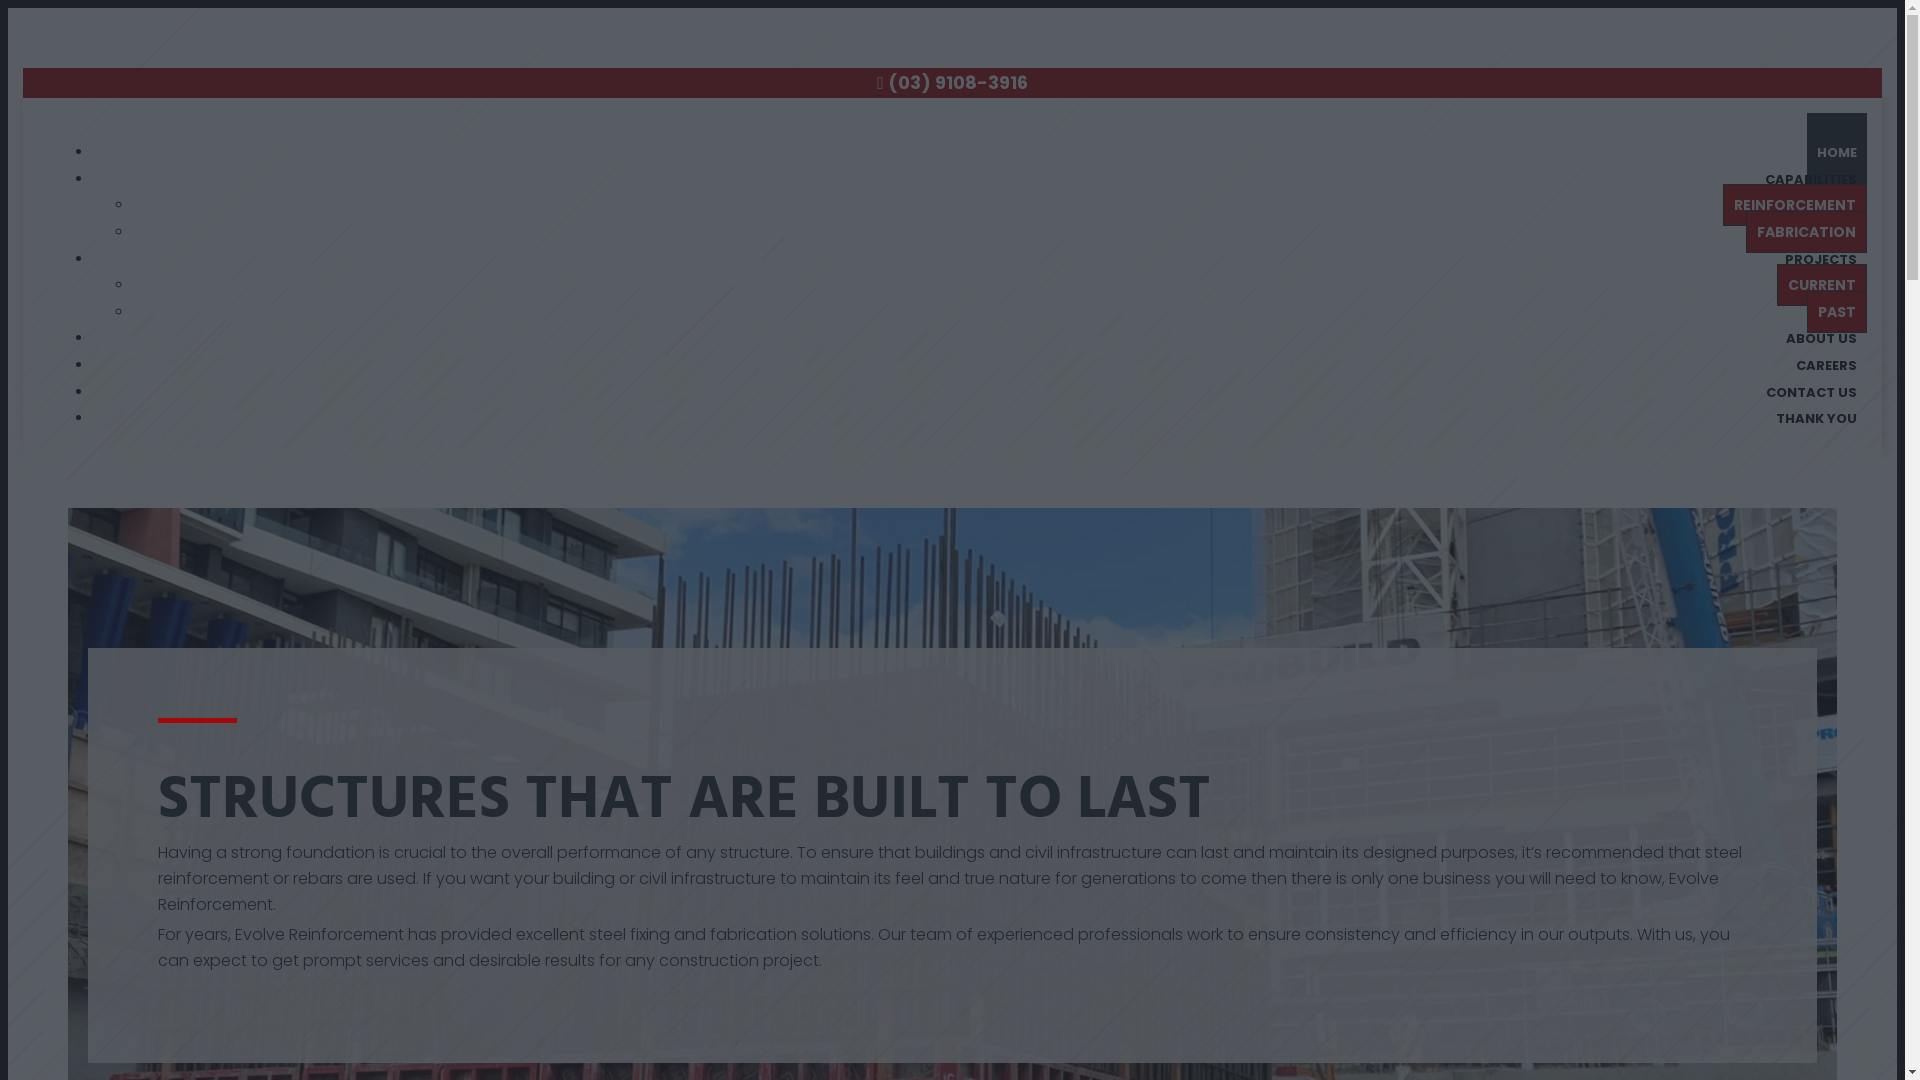 The width and height of the screenshot is (1920, 1080). I want to click on 'THANK YOU', so click(1816, 417).